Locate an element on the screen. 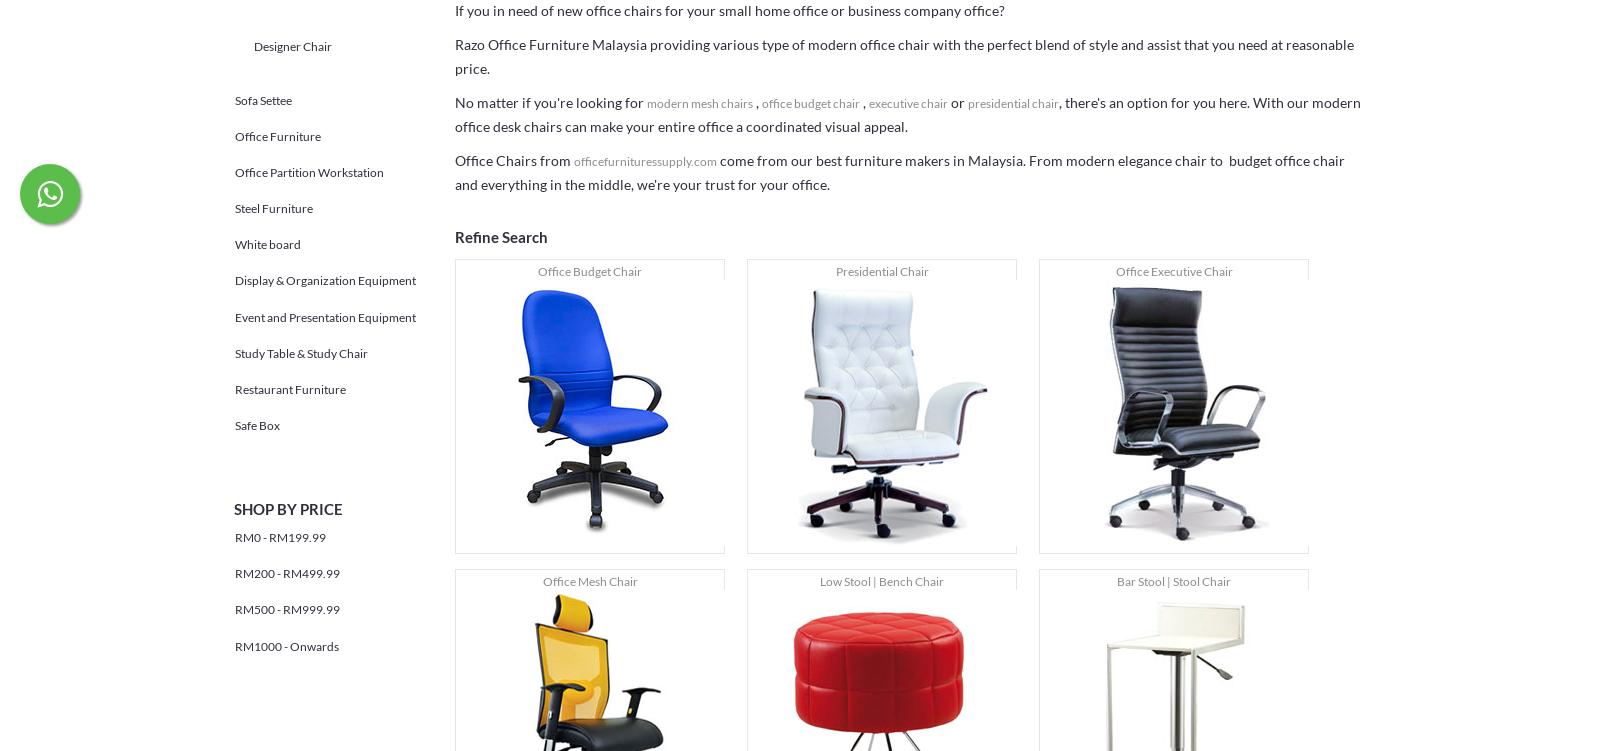  'RM1000 - Onwards' is located at coordinates (235, 645).